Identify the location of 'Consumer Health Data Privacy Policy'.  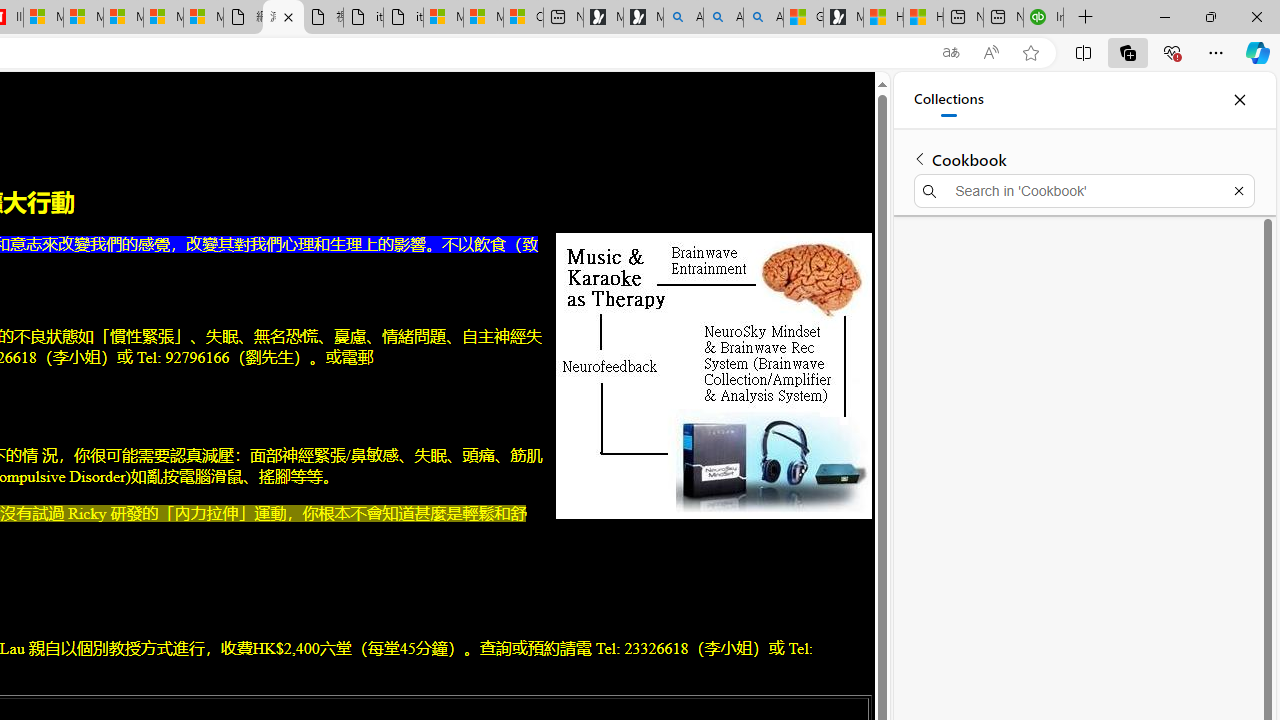
(523, 17).